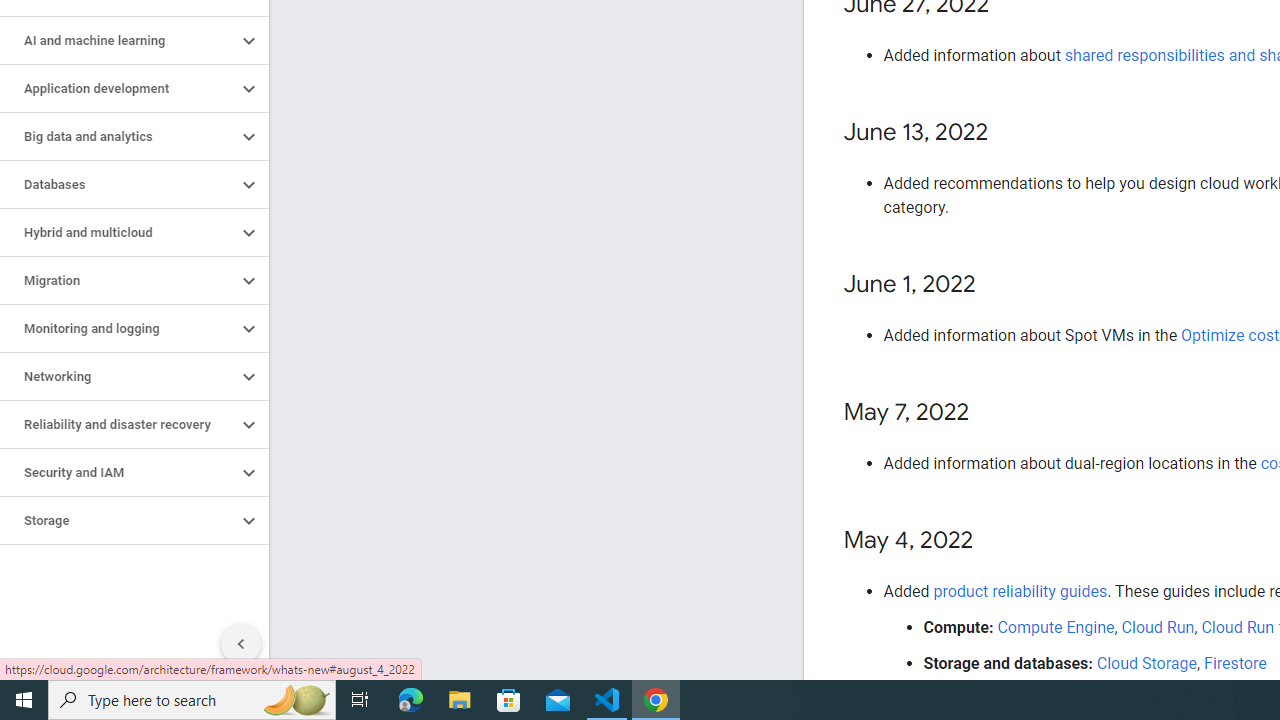 The image size is (1280, 720). I want to click on 'product reliability guides', so click(1020, 590).